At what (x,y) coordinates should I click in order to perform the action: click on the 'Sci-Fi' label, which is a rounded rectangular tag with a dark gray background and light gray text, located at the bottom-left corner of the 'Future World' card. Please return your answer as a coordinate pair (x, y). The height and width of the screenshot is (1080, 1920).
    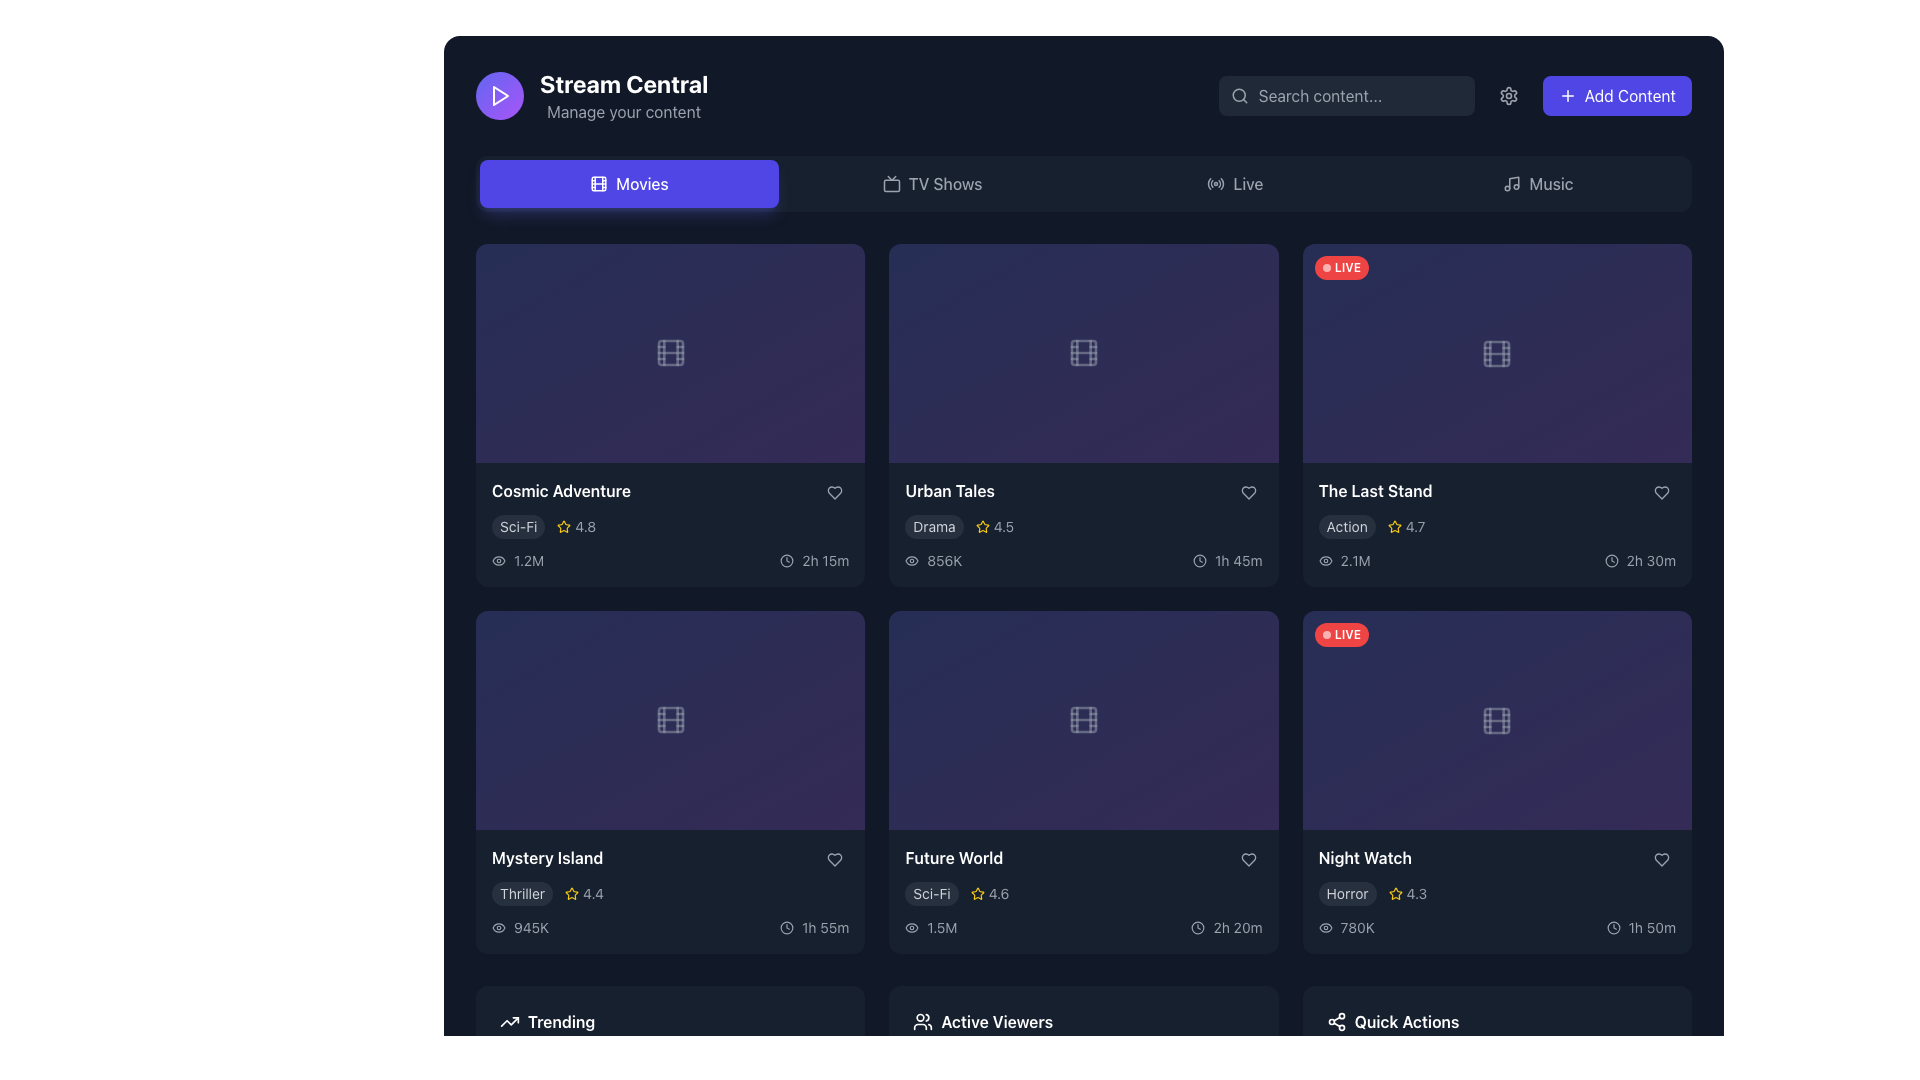
    Looking at the image, I should click on (930, 893).